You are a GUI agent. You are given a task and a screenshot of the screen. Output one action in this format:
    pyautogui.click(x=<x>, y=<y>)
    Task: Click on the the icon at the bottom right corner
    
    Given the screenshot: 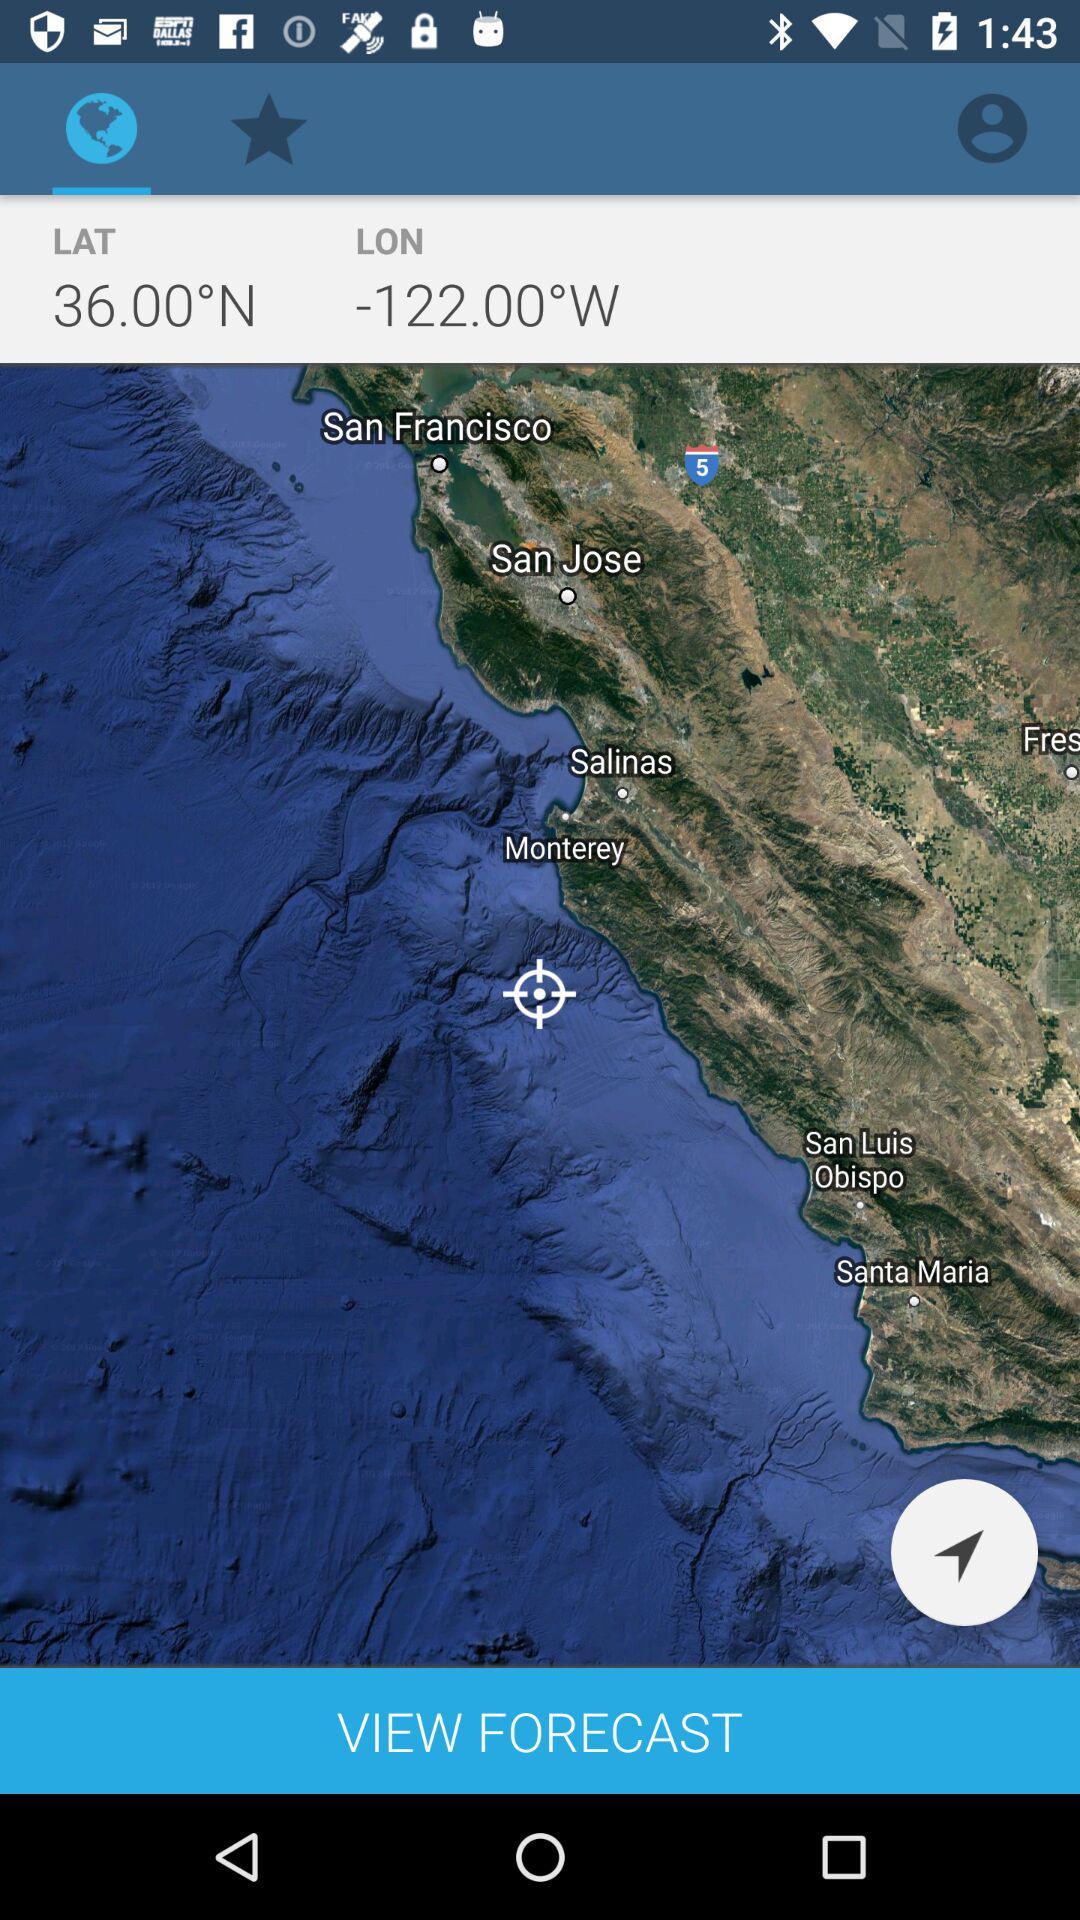 What is the action you would take?
    pyautogui.click(x=963, y=1551)
    